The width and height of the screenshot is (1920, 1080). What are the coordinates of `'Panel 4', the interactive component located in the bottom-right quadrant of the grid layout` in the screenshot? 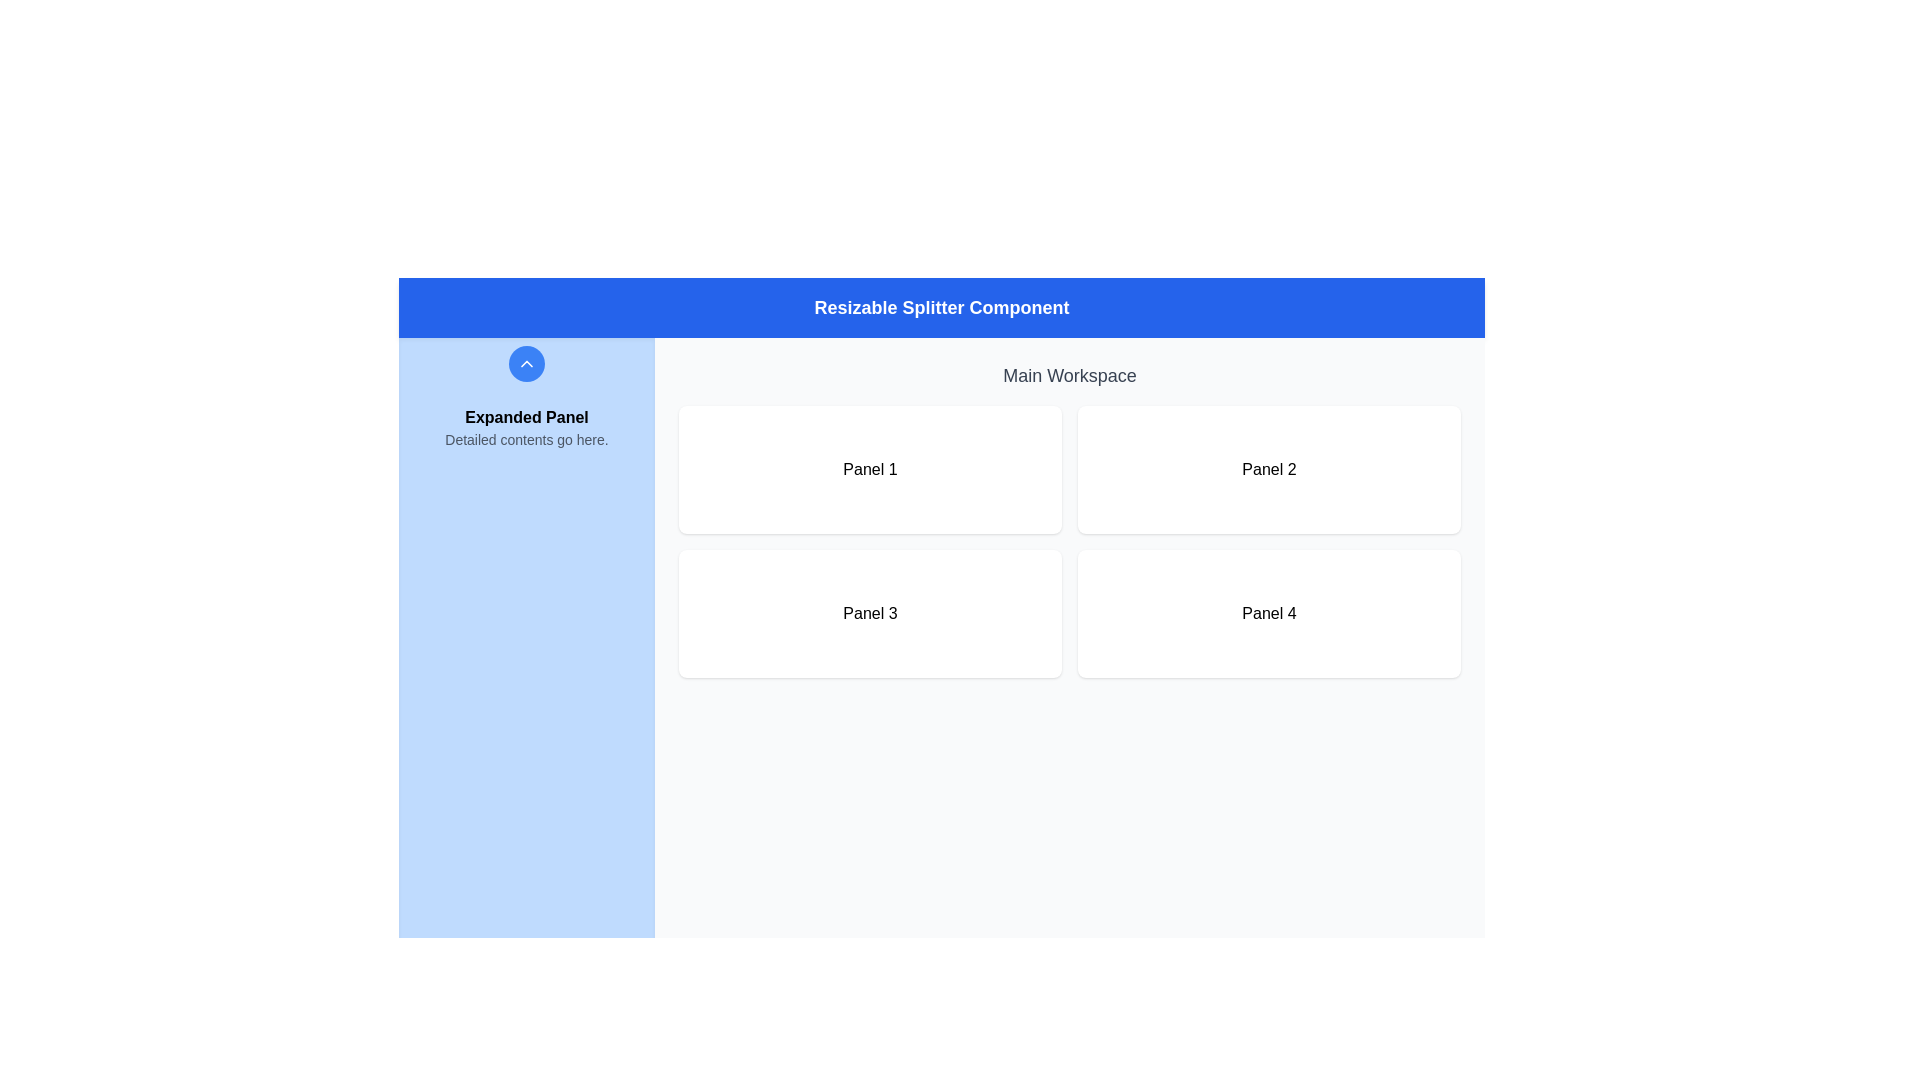 It's located at (1268, 612).